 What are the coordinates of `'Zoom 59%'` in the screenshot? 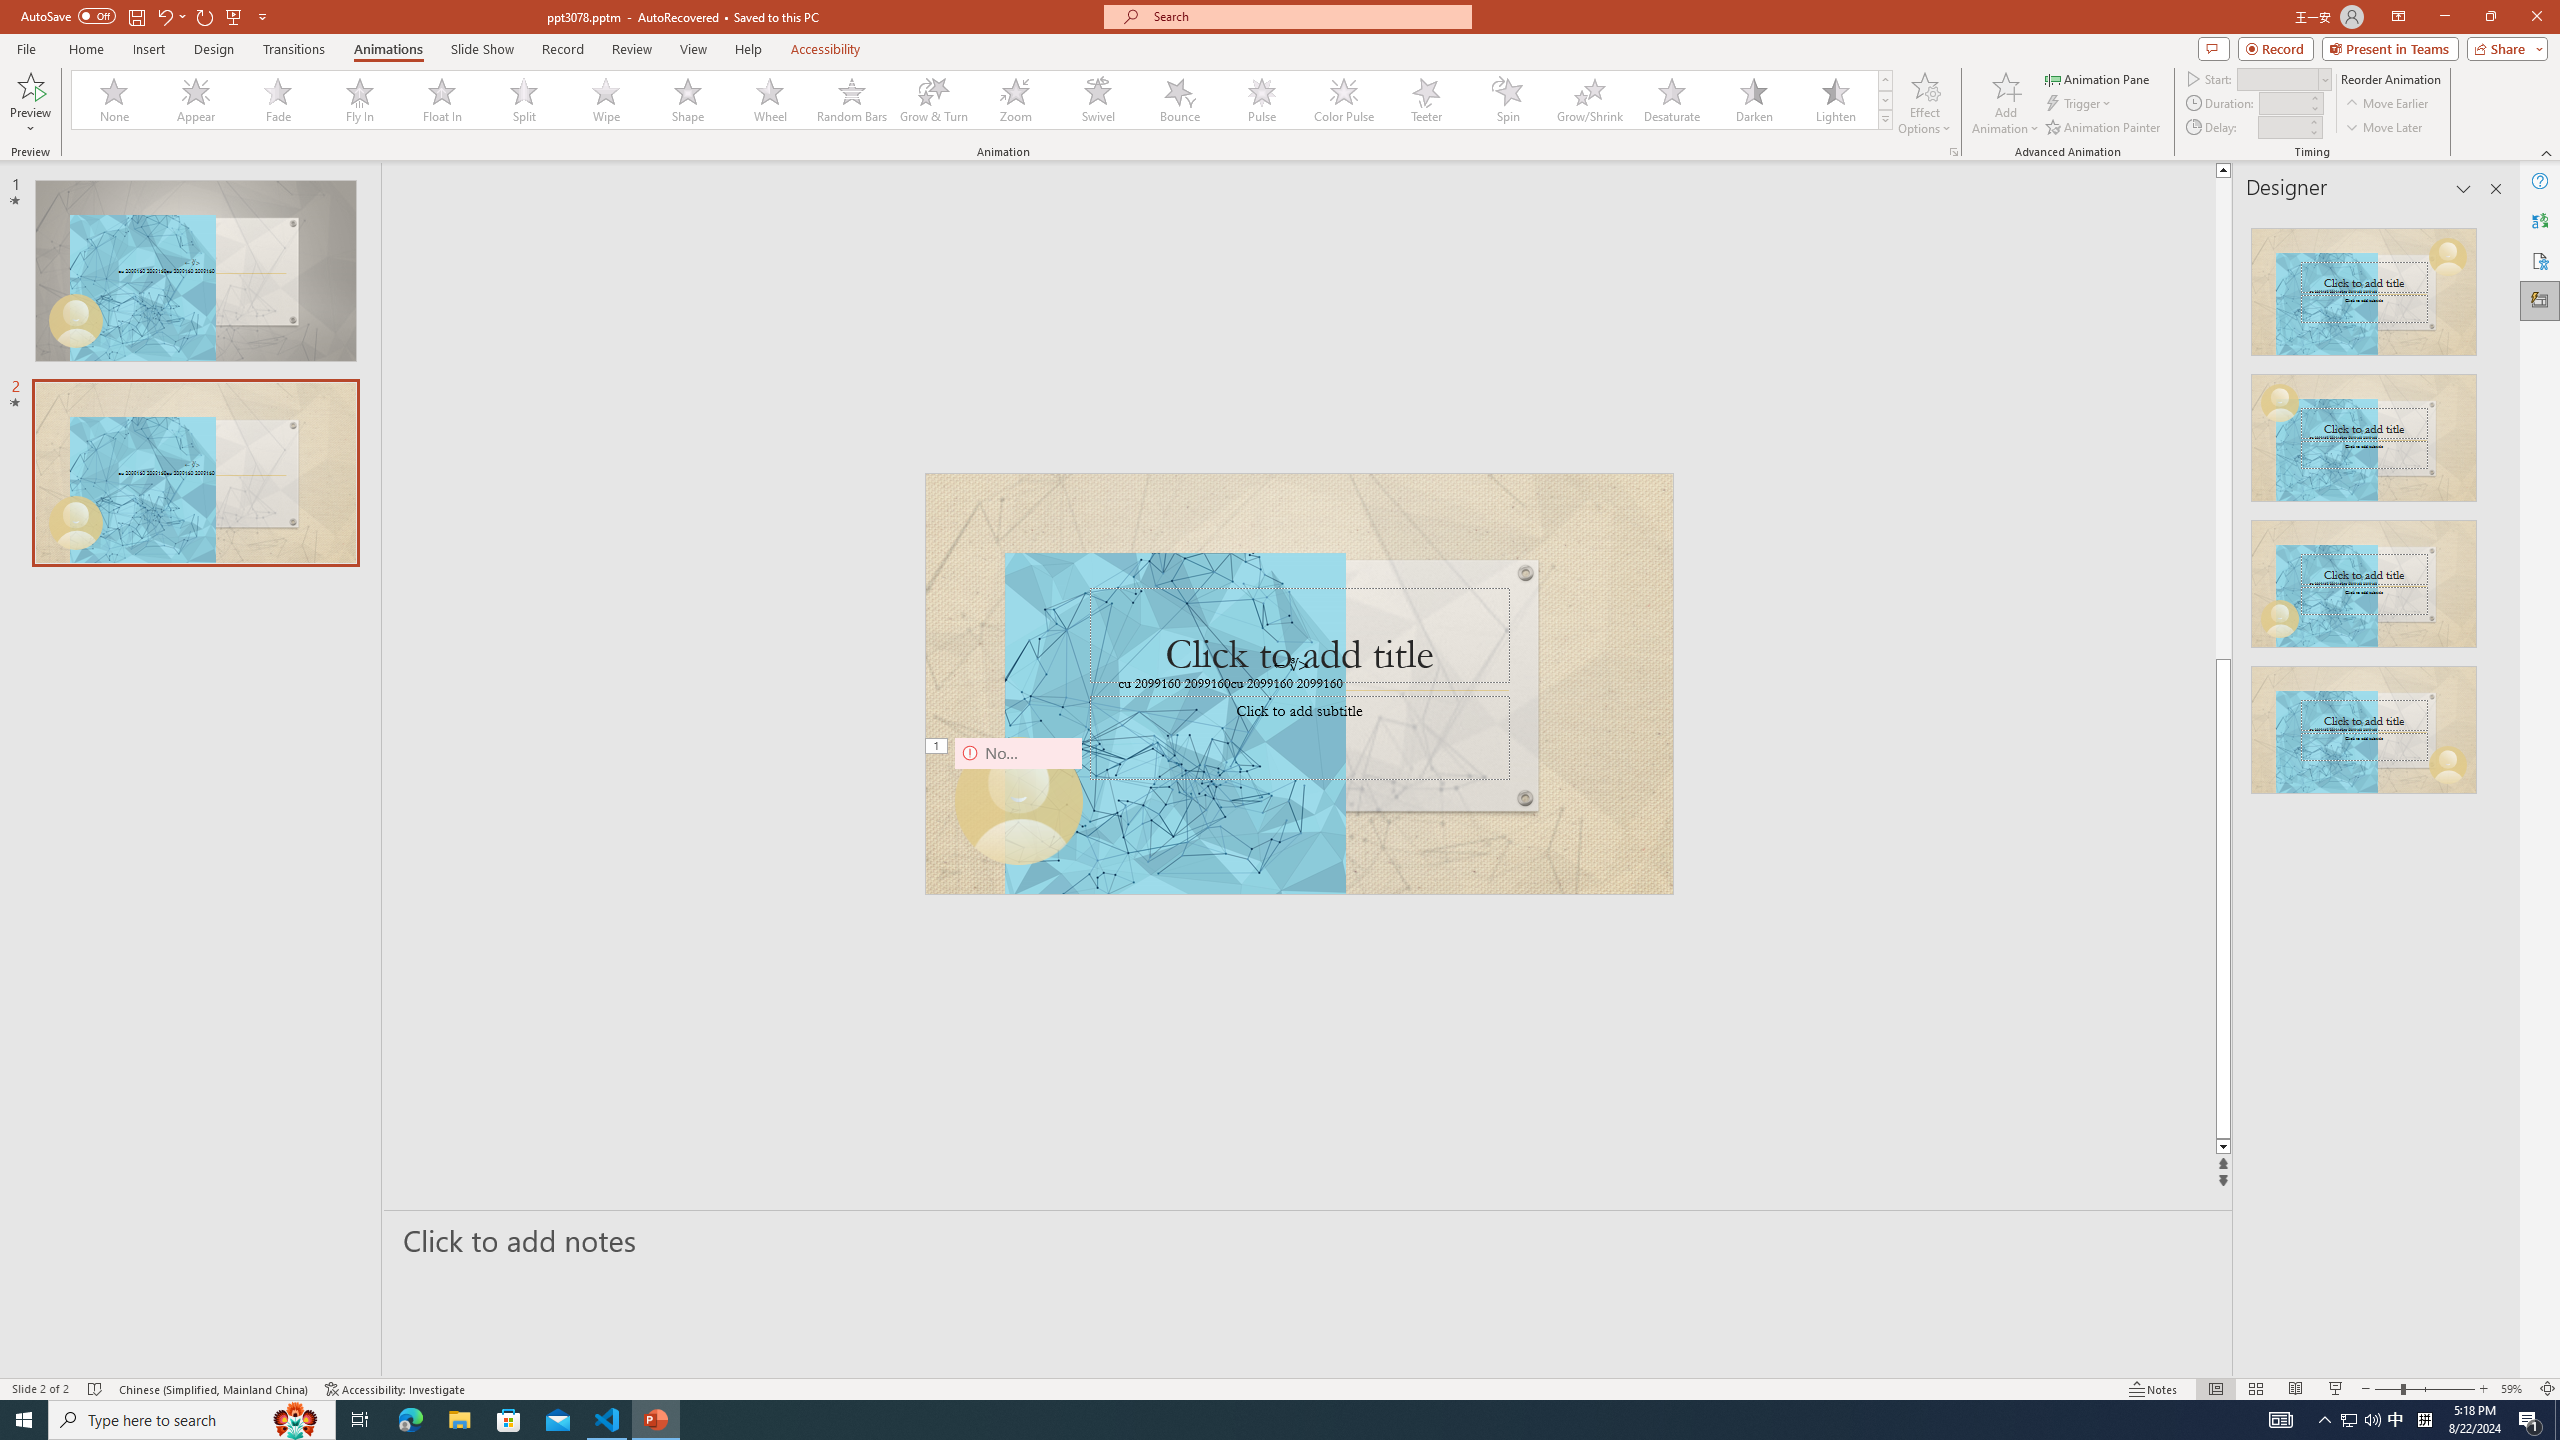 It's located at (2515, 1389).